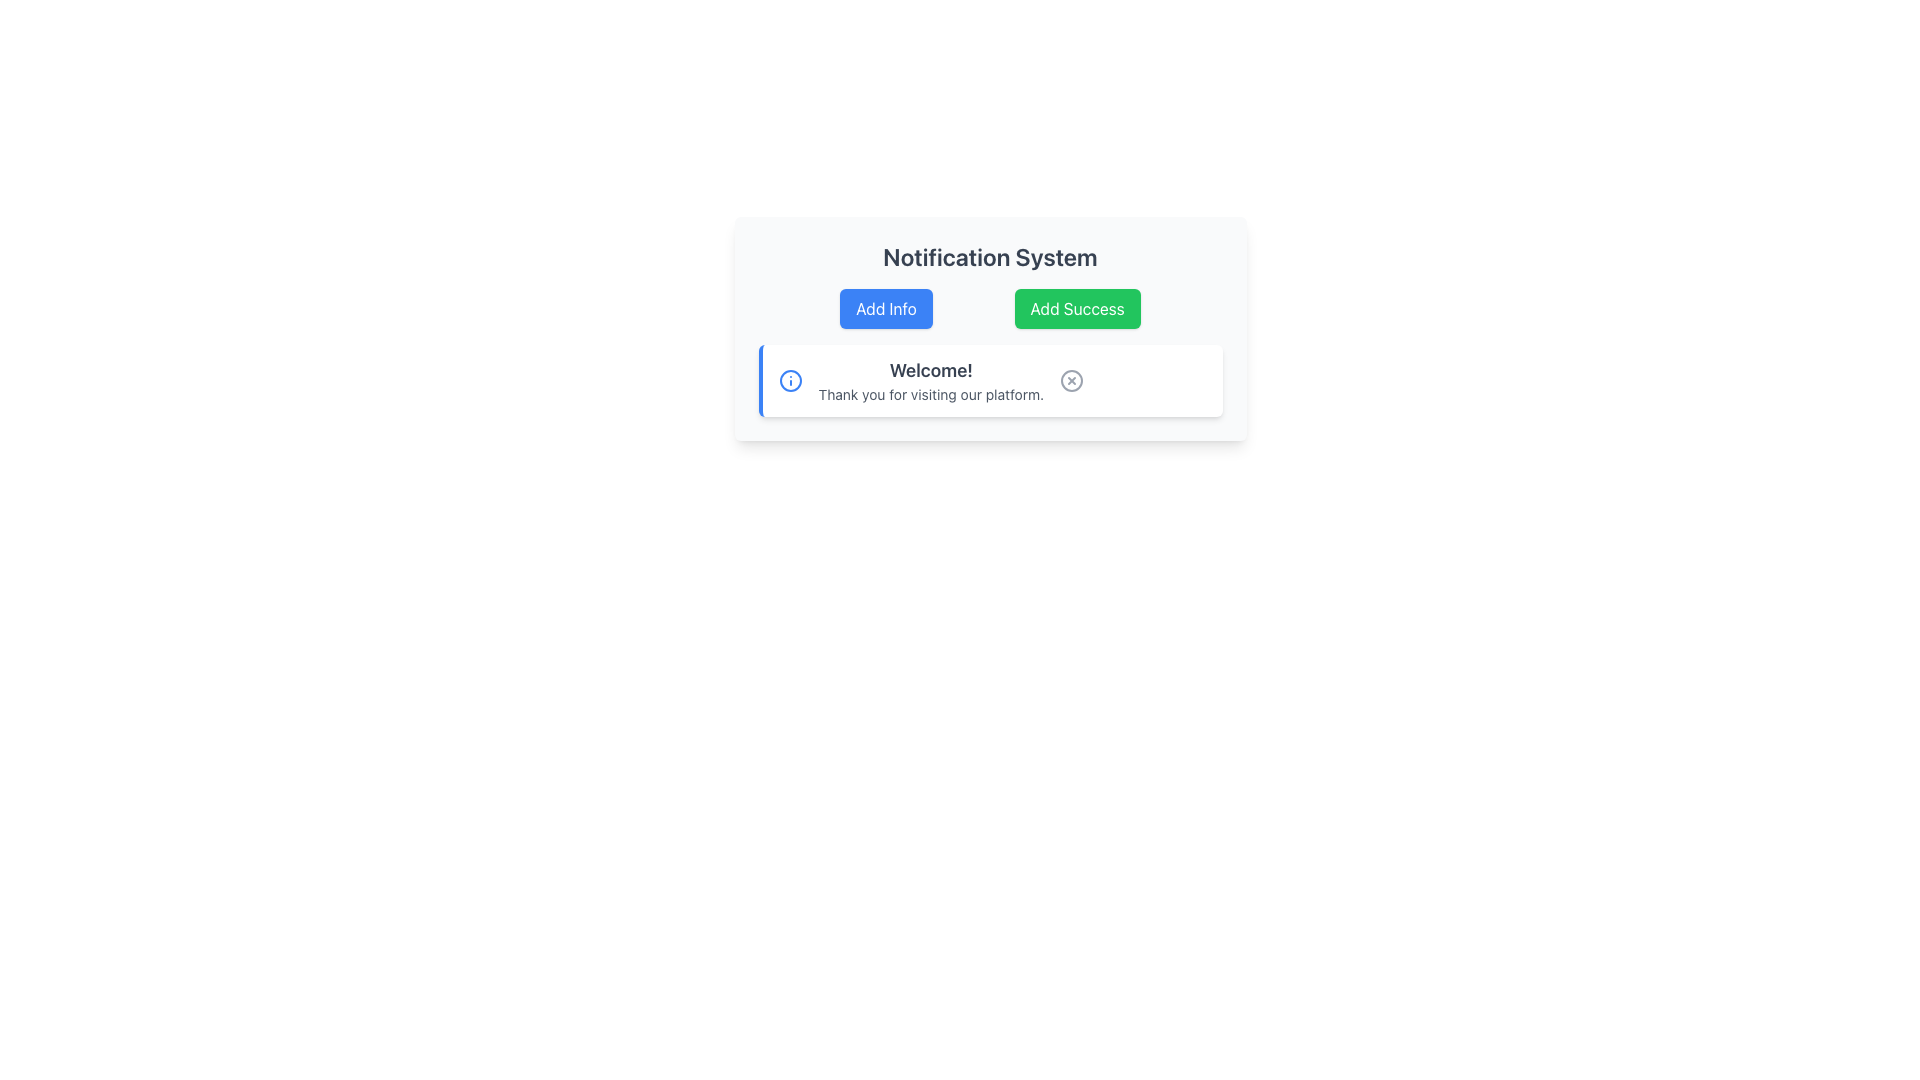 Image resolution: width=1920 pixels, height=1080 pixels. What do you see at coordinates (990, 381) in the screenshot?
I see `the information displayed in the Static Text Block, which provides a welcoming message located below the 'Notification System' title and two buttons labeled 'Add Info' and 'Add Success'` at bounding box center [990, 381].